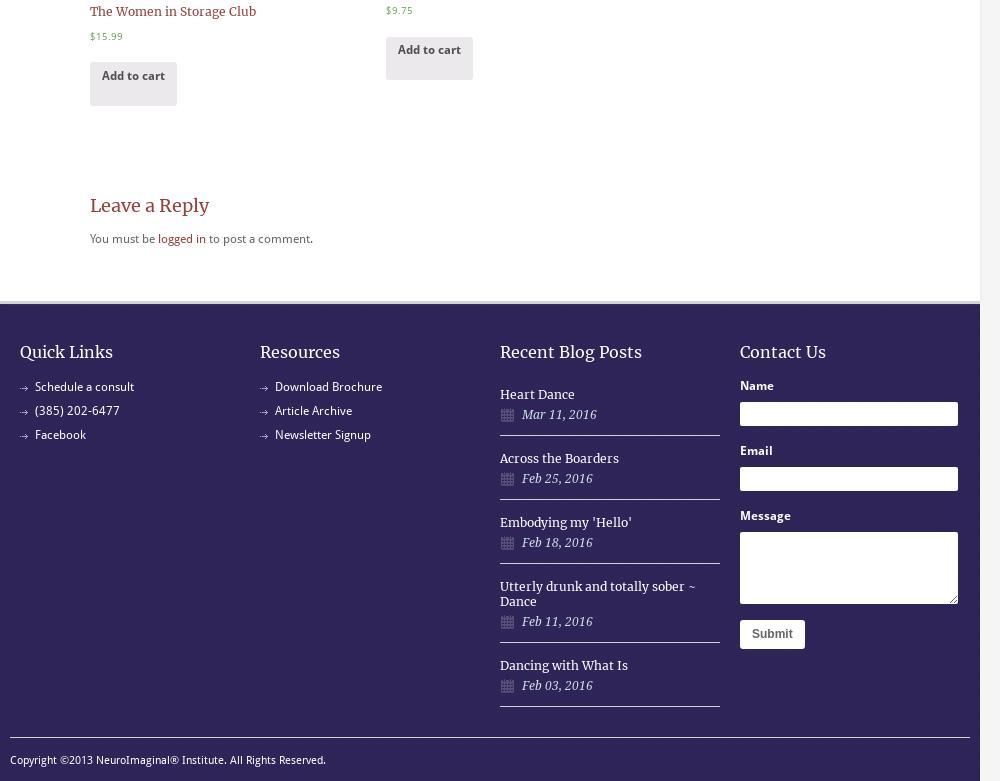 The width and height of the screenshot is (1000, 781). I want to click on 'Feb 25, 2016', so click(557, 476).